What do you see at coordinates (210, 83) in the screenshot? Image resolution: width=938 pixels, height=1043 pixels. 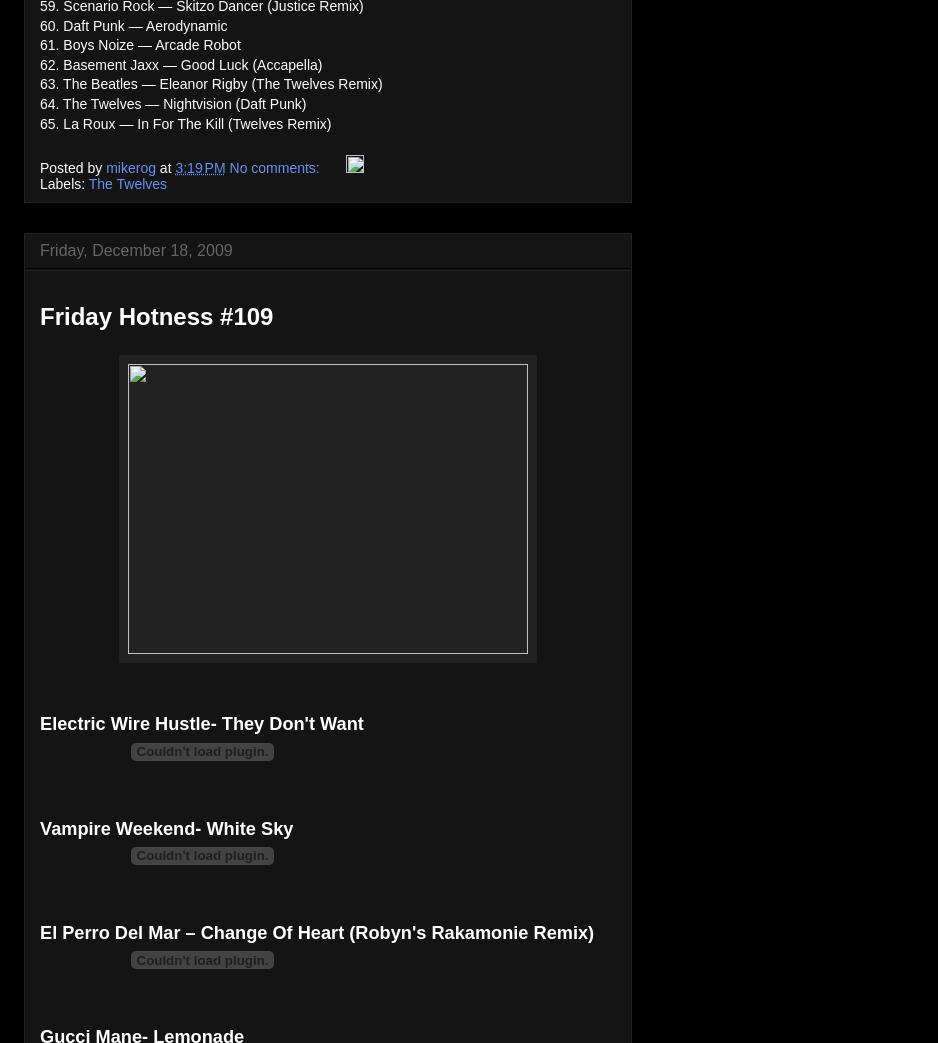 I see `'63. The Beatles — Eleanor Rigby (The Twelves Remix)'` at bounding box center [210, 83].